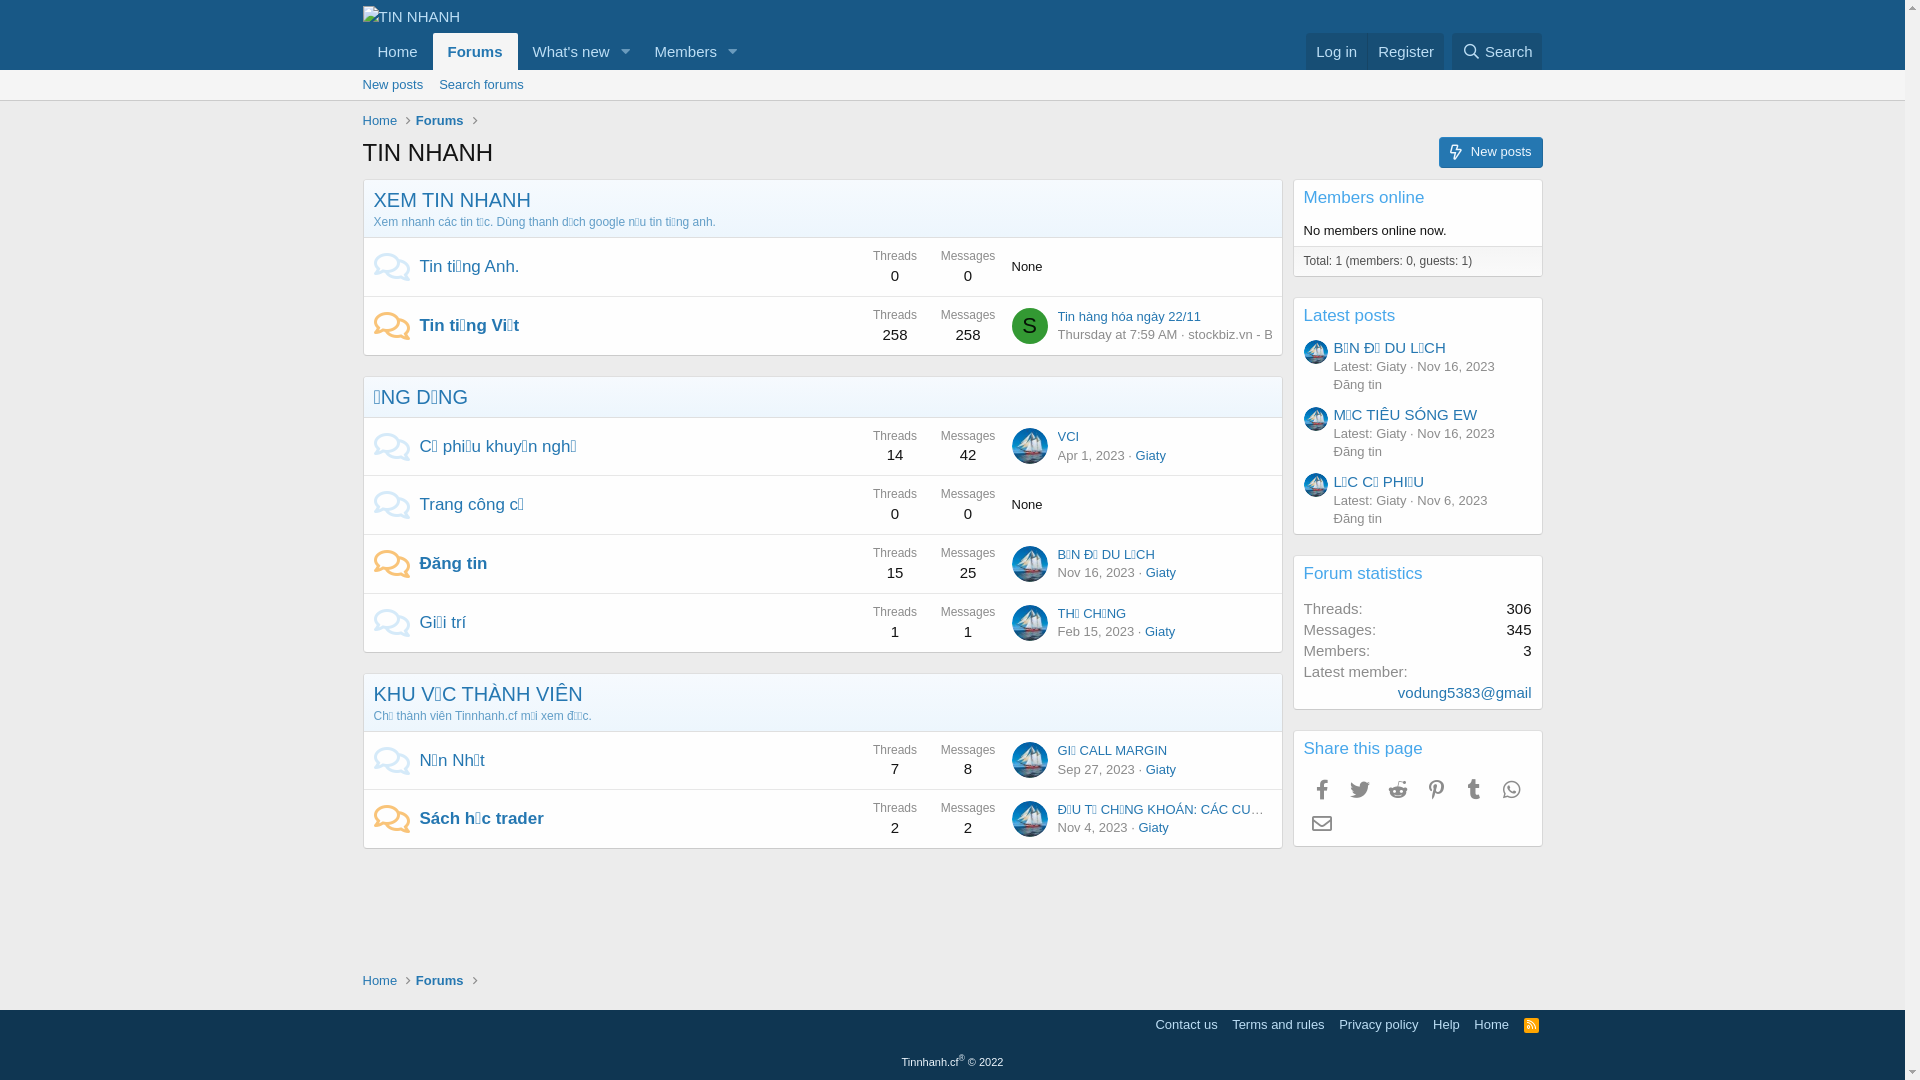  Describe the element at coordinates (1359, 789) in the screenshot. I see `'Twitter'` at that location.